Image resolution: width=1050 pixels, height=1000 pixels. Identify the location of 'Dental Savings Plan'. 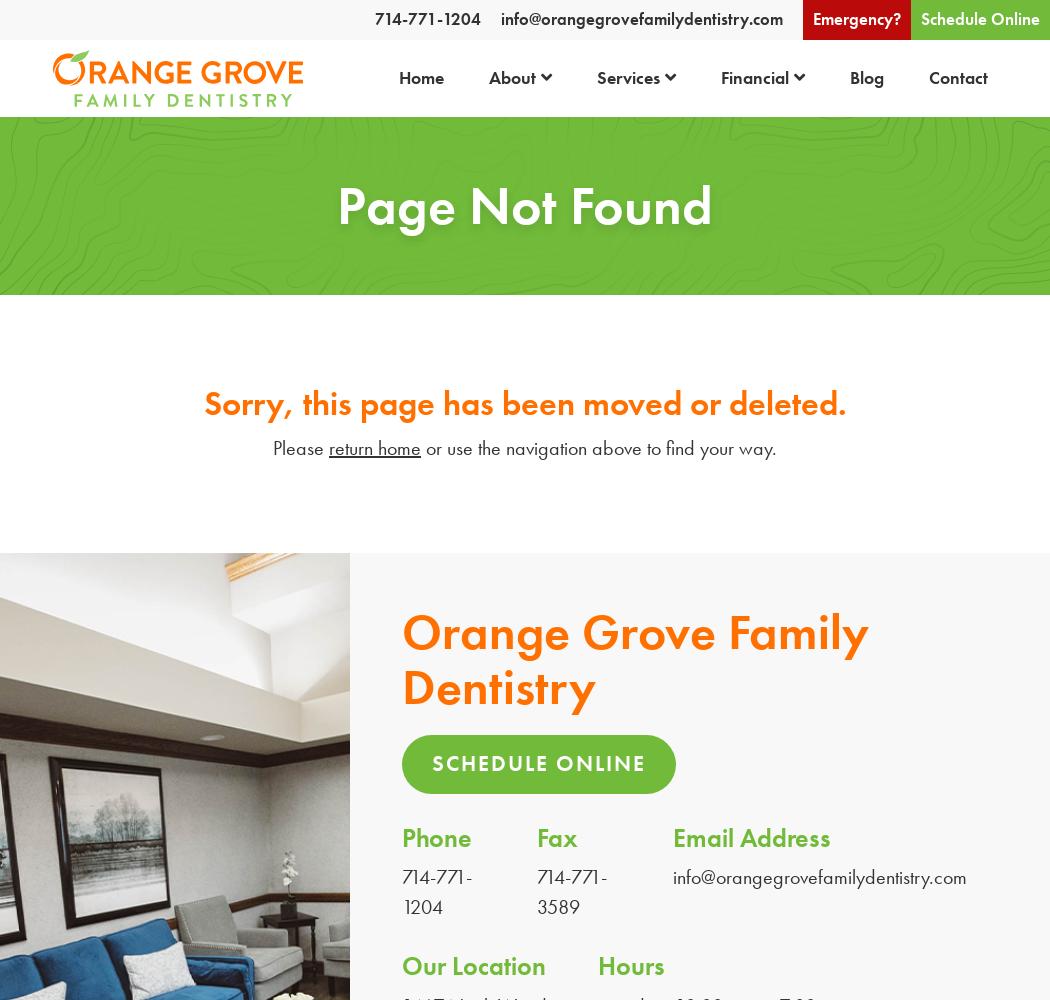
(761, 153).